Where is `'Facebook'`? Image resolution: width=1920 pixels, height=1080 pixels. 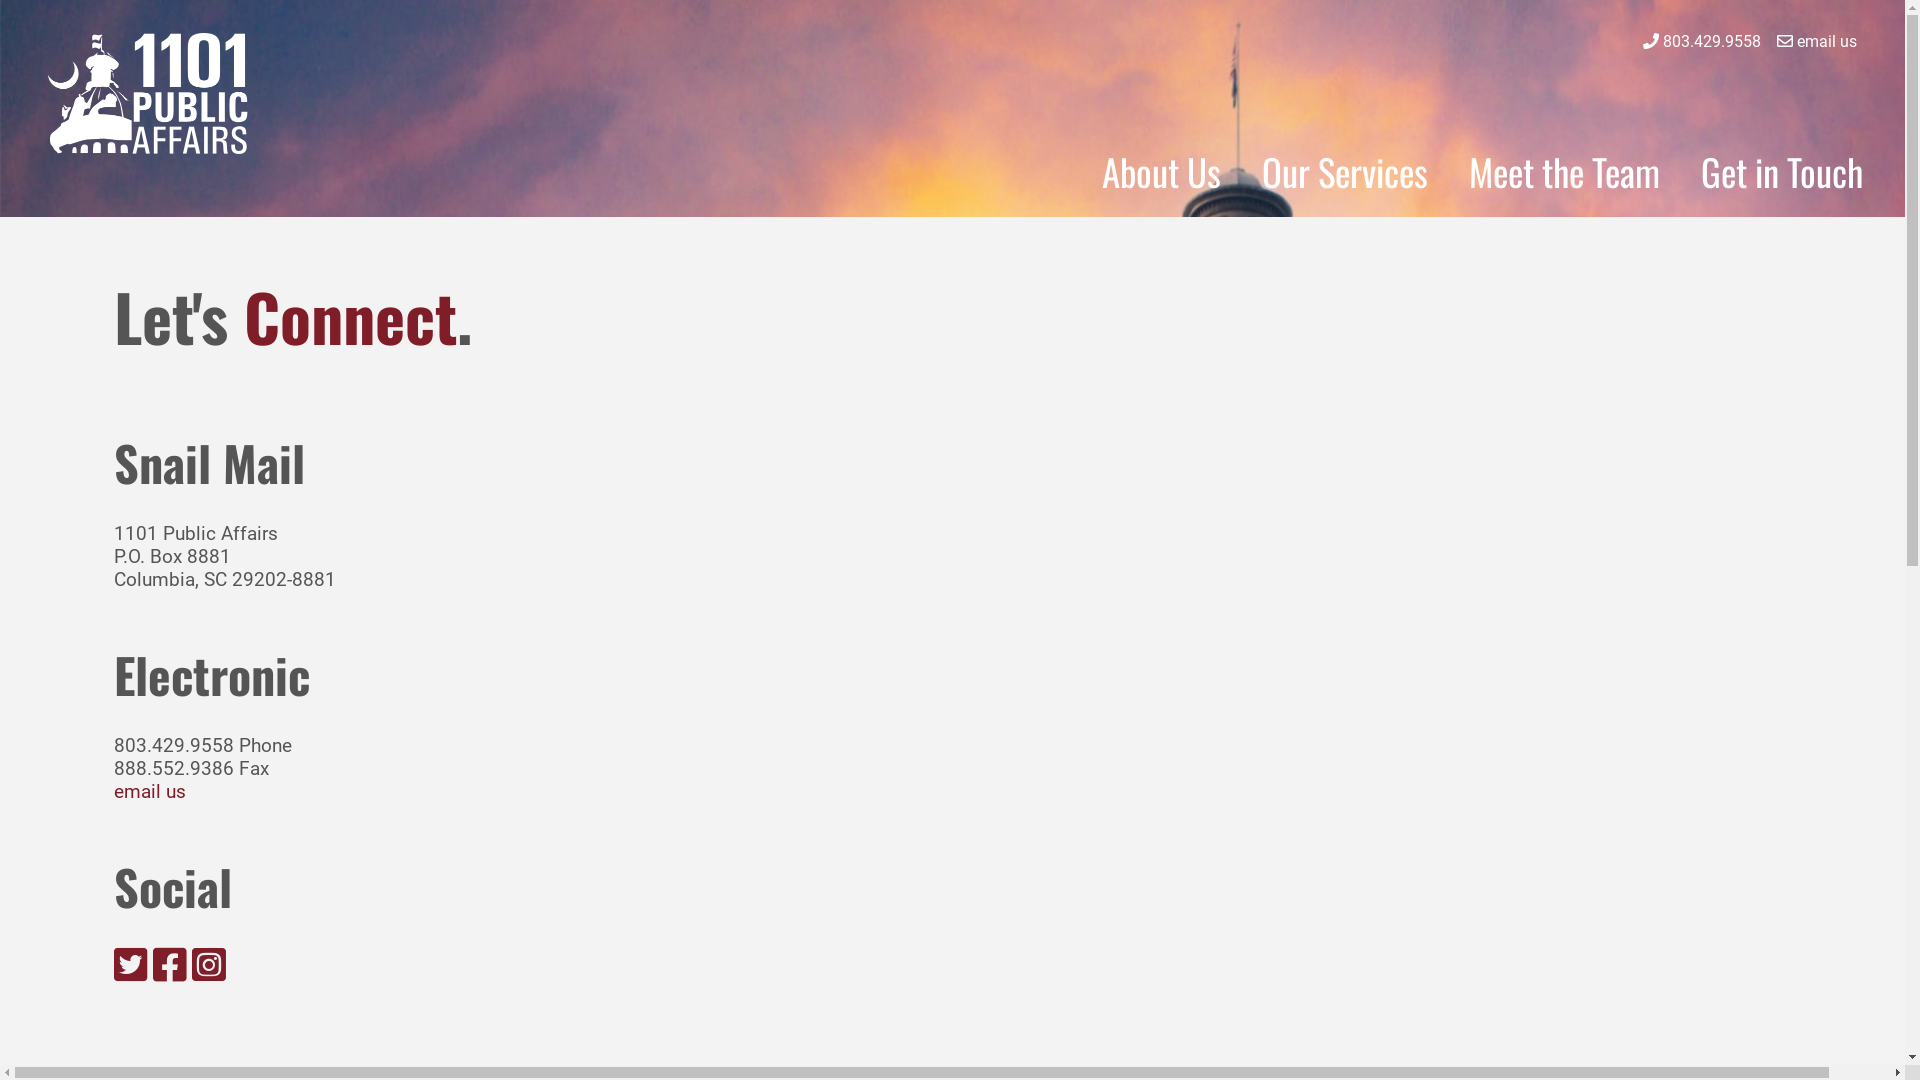 'Facebook' is located at coordinates (169, 971).